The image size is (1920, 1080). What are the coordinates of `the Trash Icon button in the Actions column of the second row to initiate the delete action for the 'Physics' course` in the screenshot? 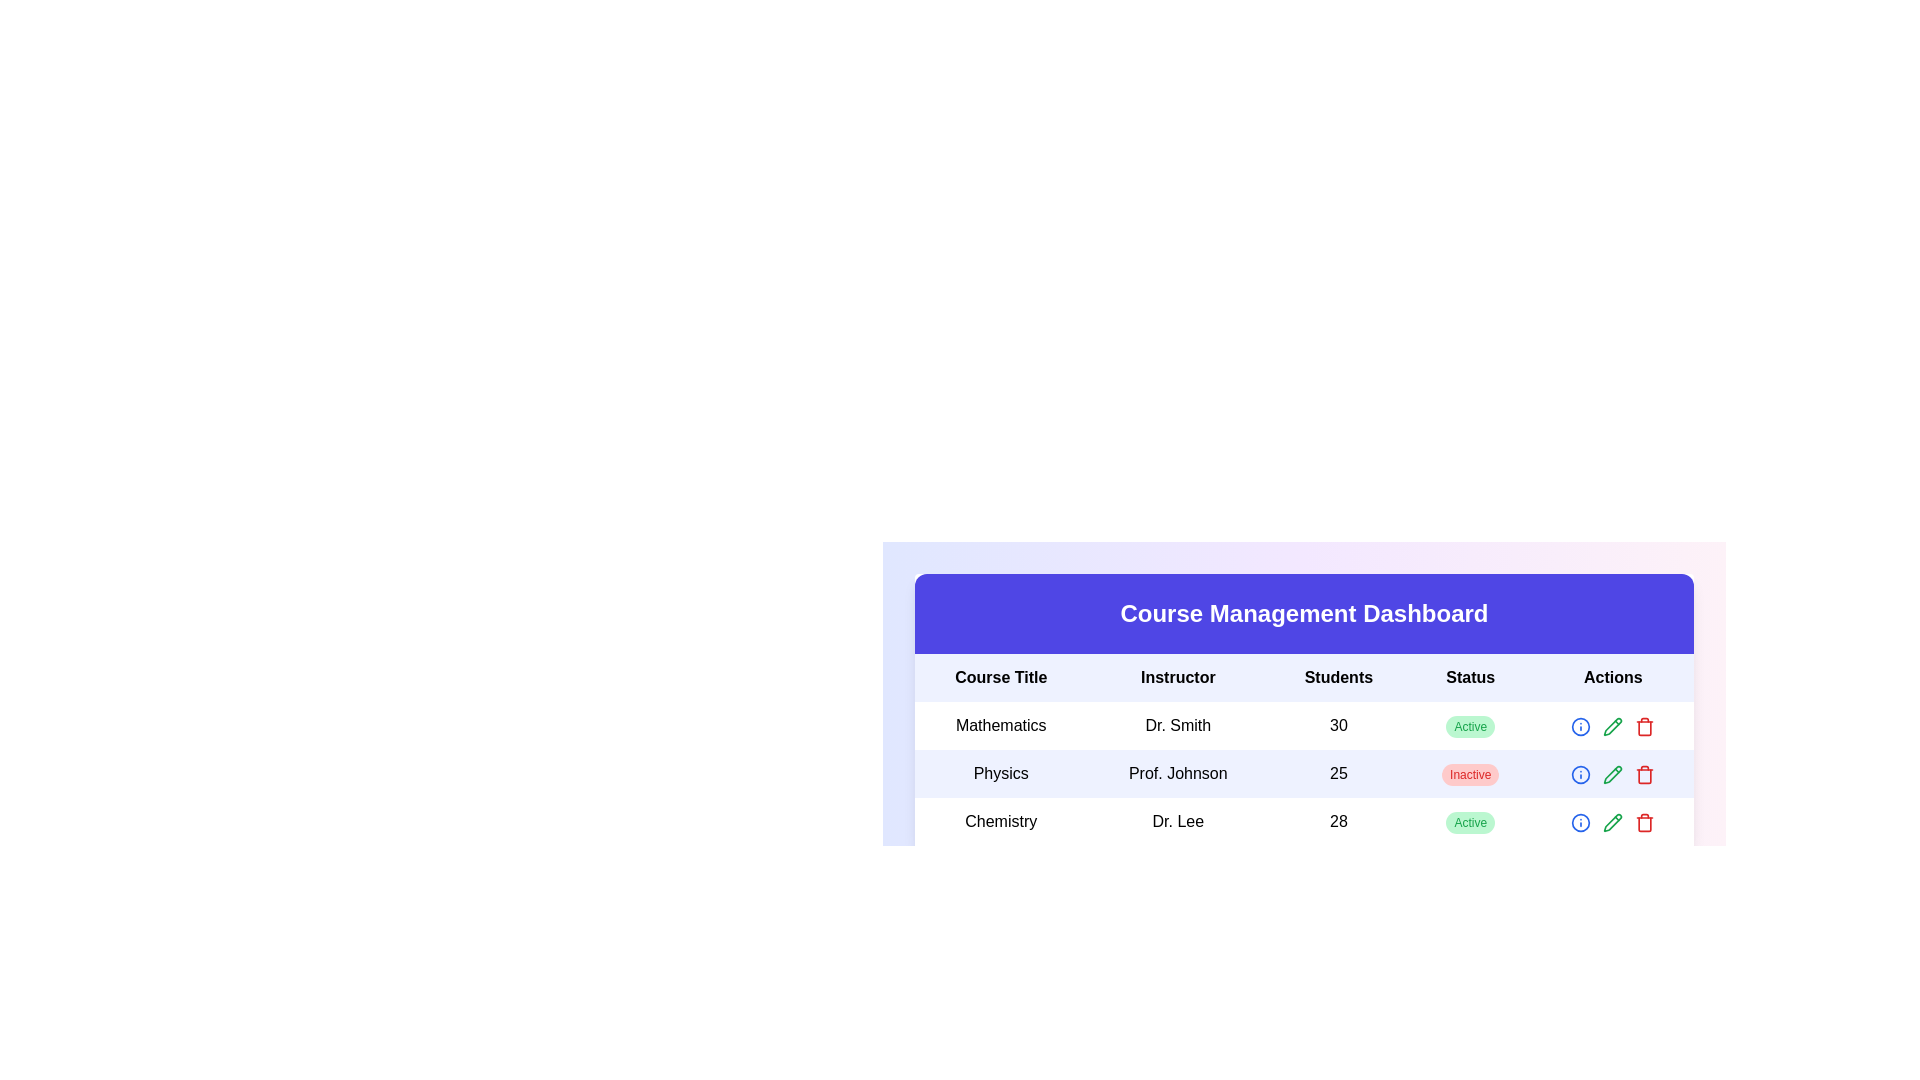 It's located at (1645, 773).